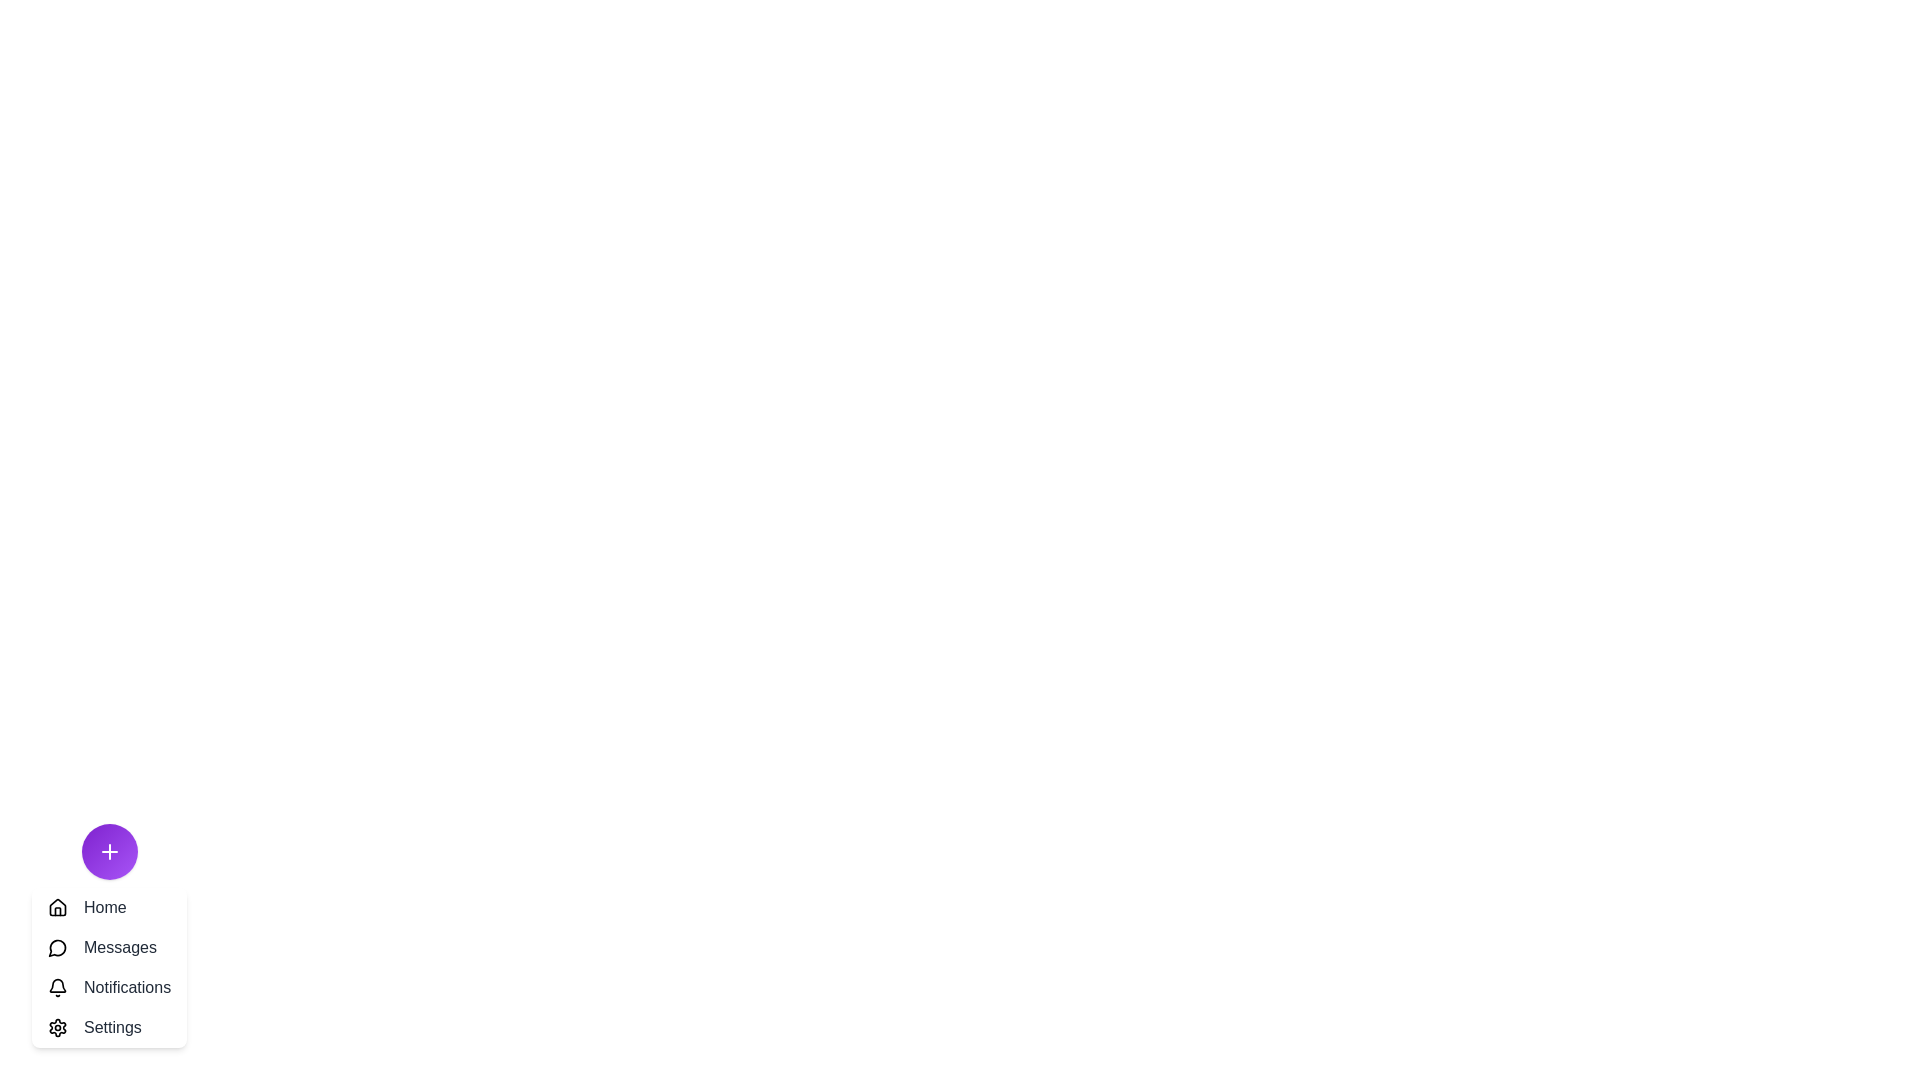  Describe the element at coordinates (108, 852) in the screenshot. I see `the floating action button to toggle the menu` at that location.